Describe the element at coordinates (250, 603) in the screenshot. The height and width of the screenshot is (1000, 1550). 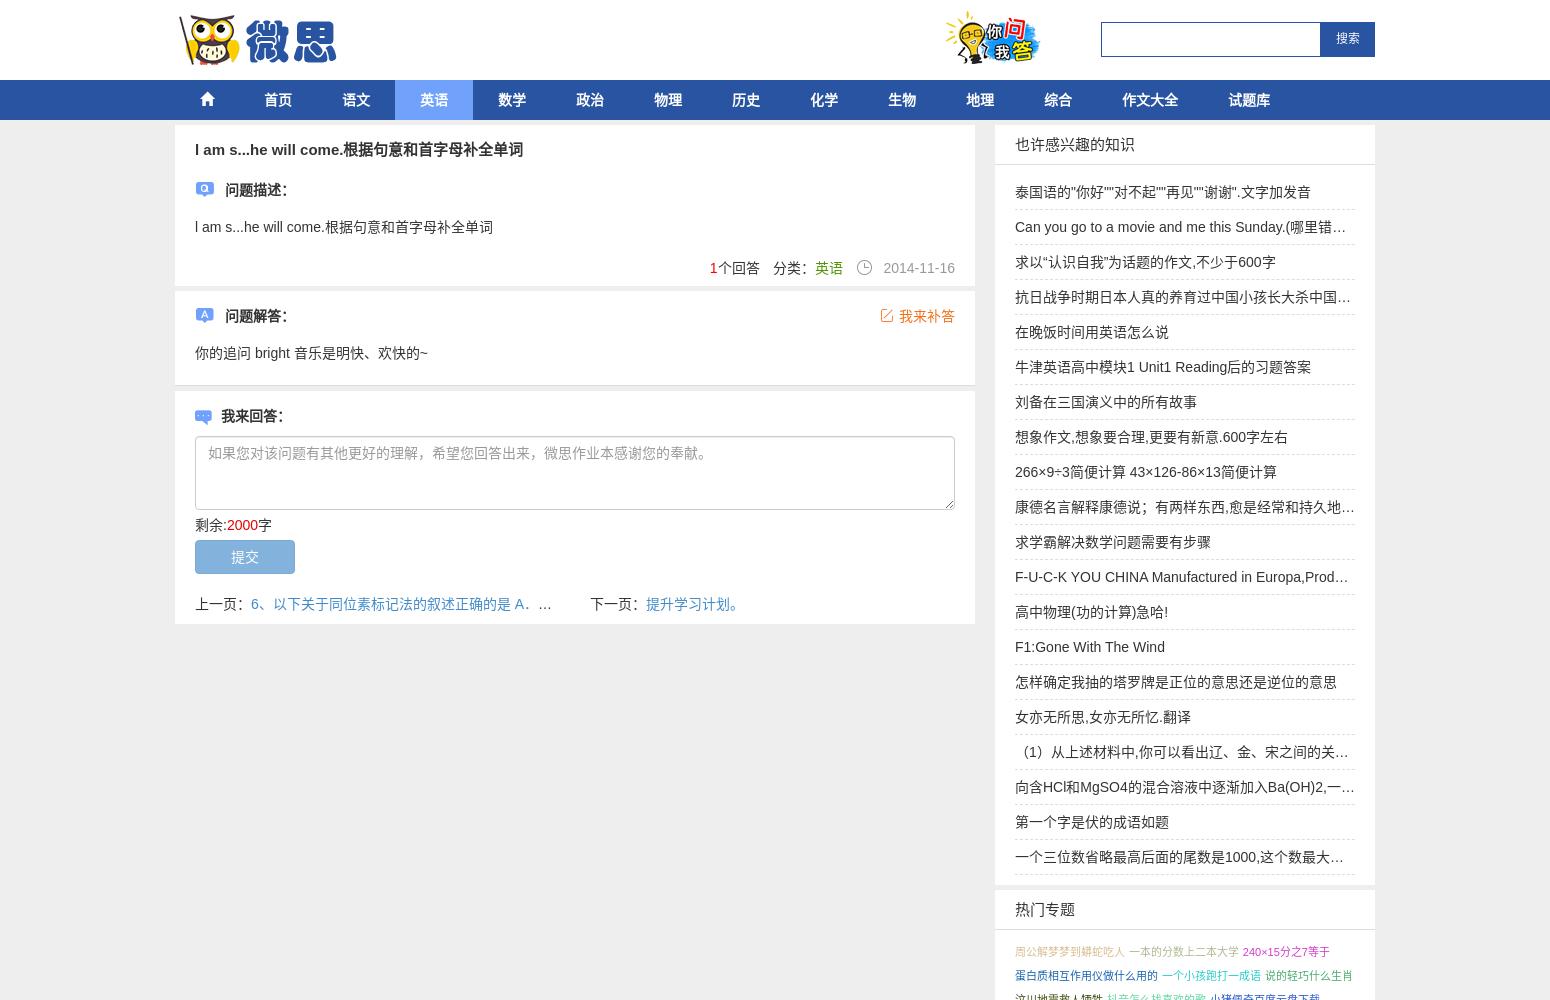
I see `'6、以下关于同位素标记法的叙述正确的是 A．向洋葱的培养液中添加含15N的尿嘧啶核糖核苷酸，根尖分生区细胞对该物质的吸收'` at that location.